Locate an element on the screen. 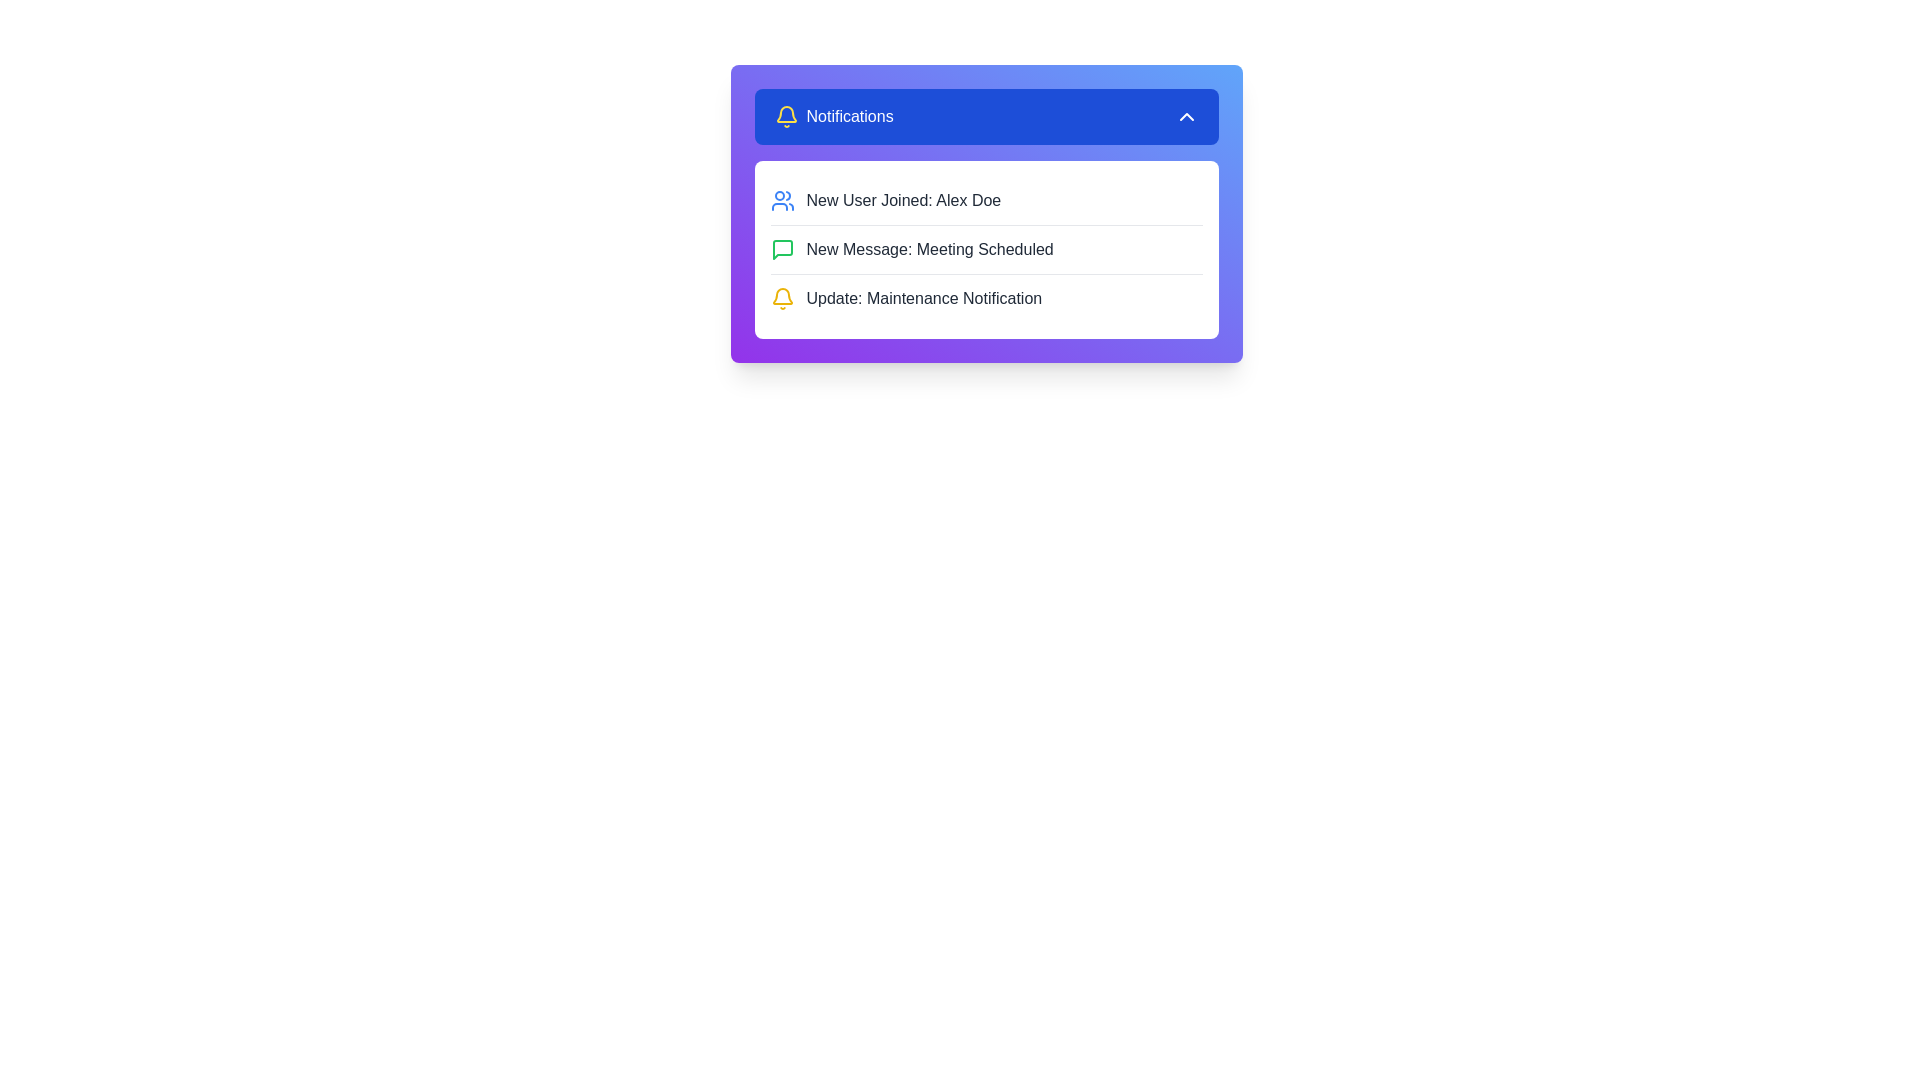 The width and height of the screenshot is (1920, 1080). collapse/expand button to toggle the notification menu is located at coordinates (1186, 116).